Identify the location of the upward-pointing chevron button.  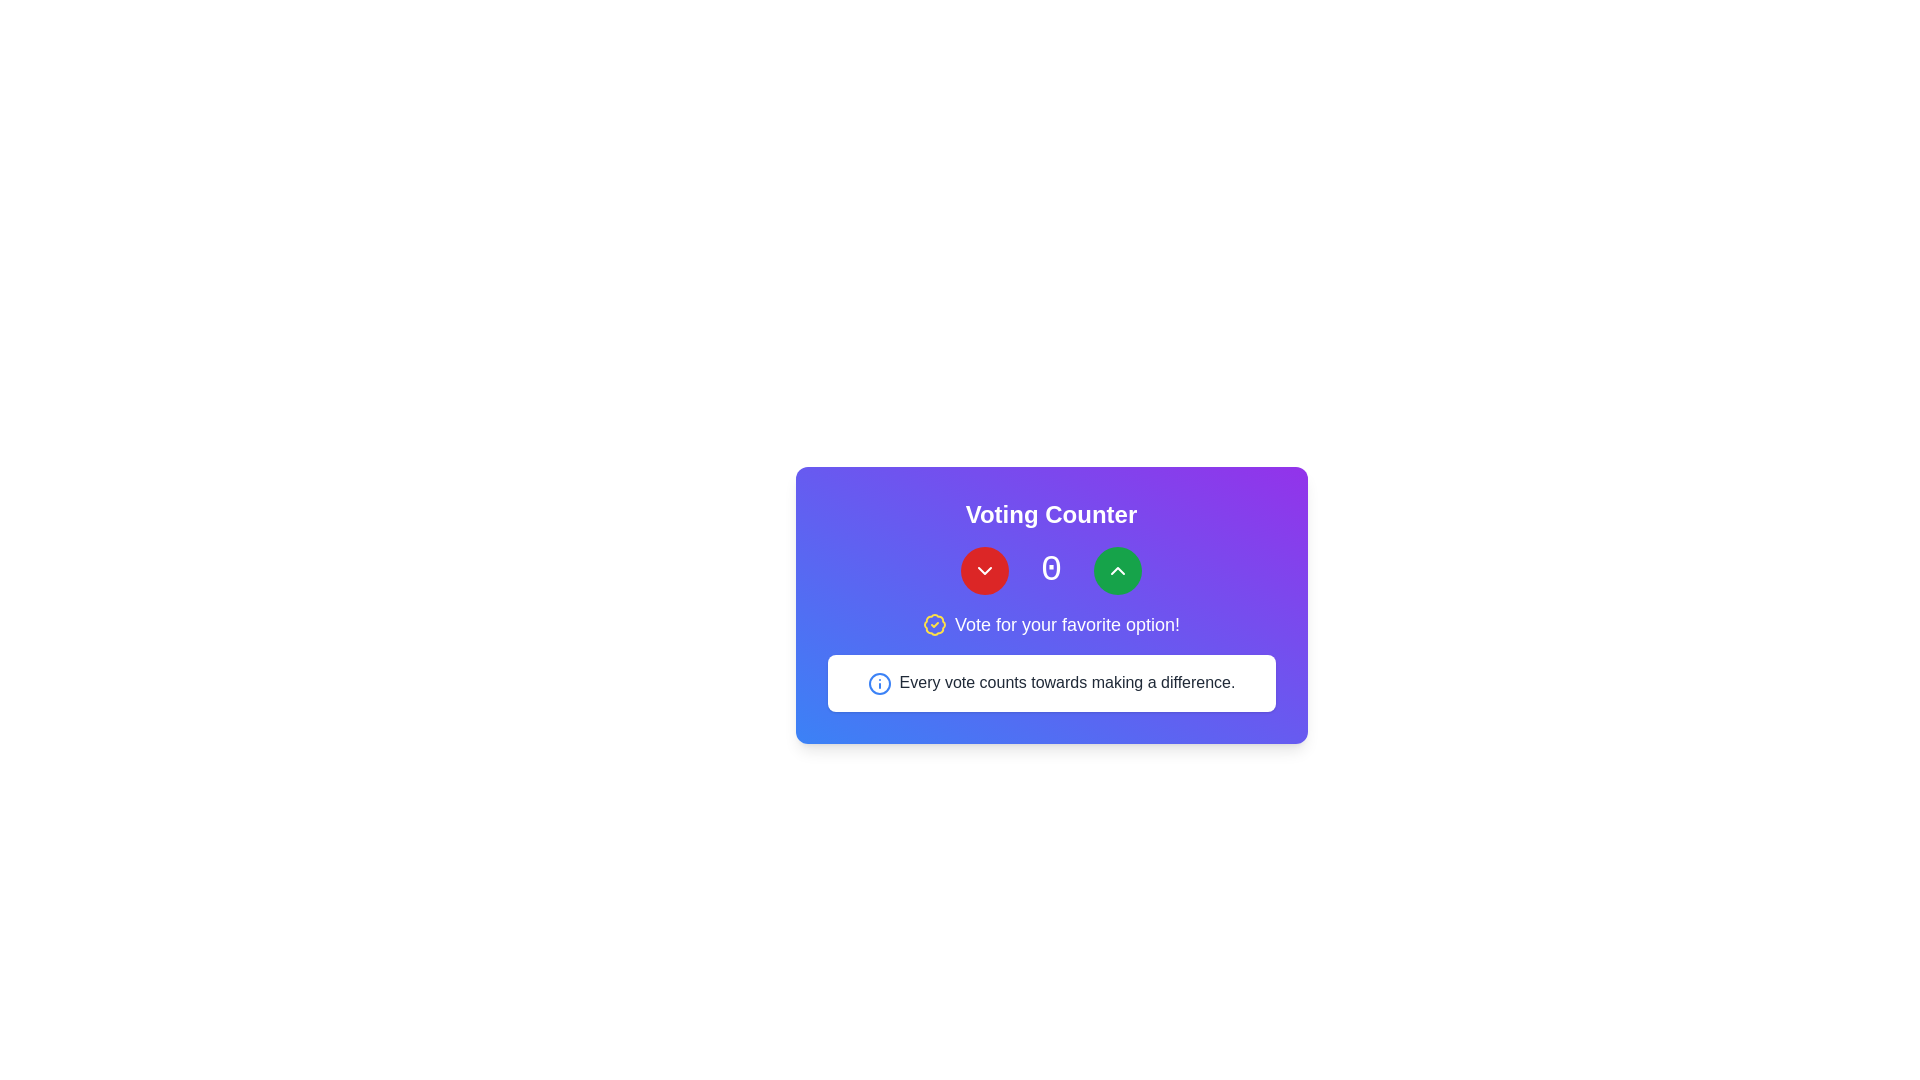
(1117, 570).